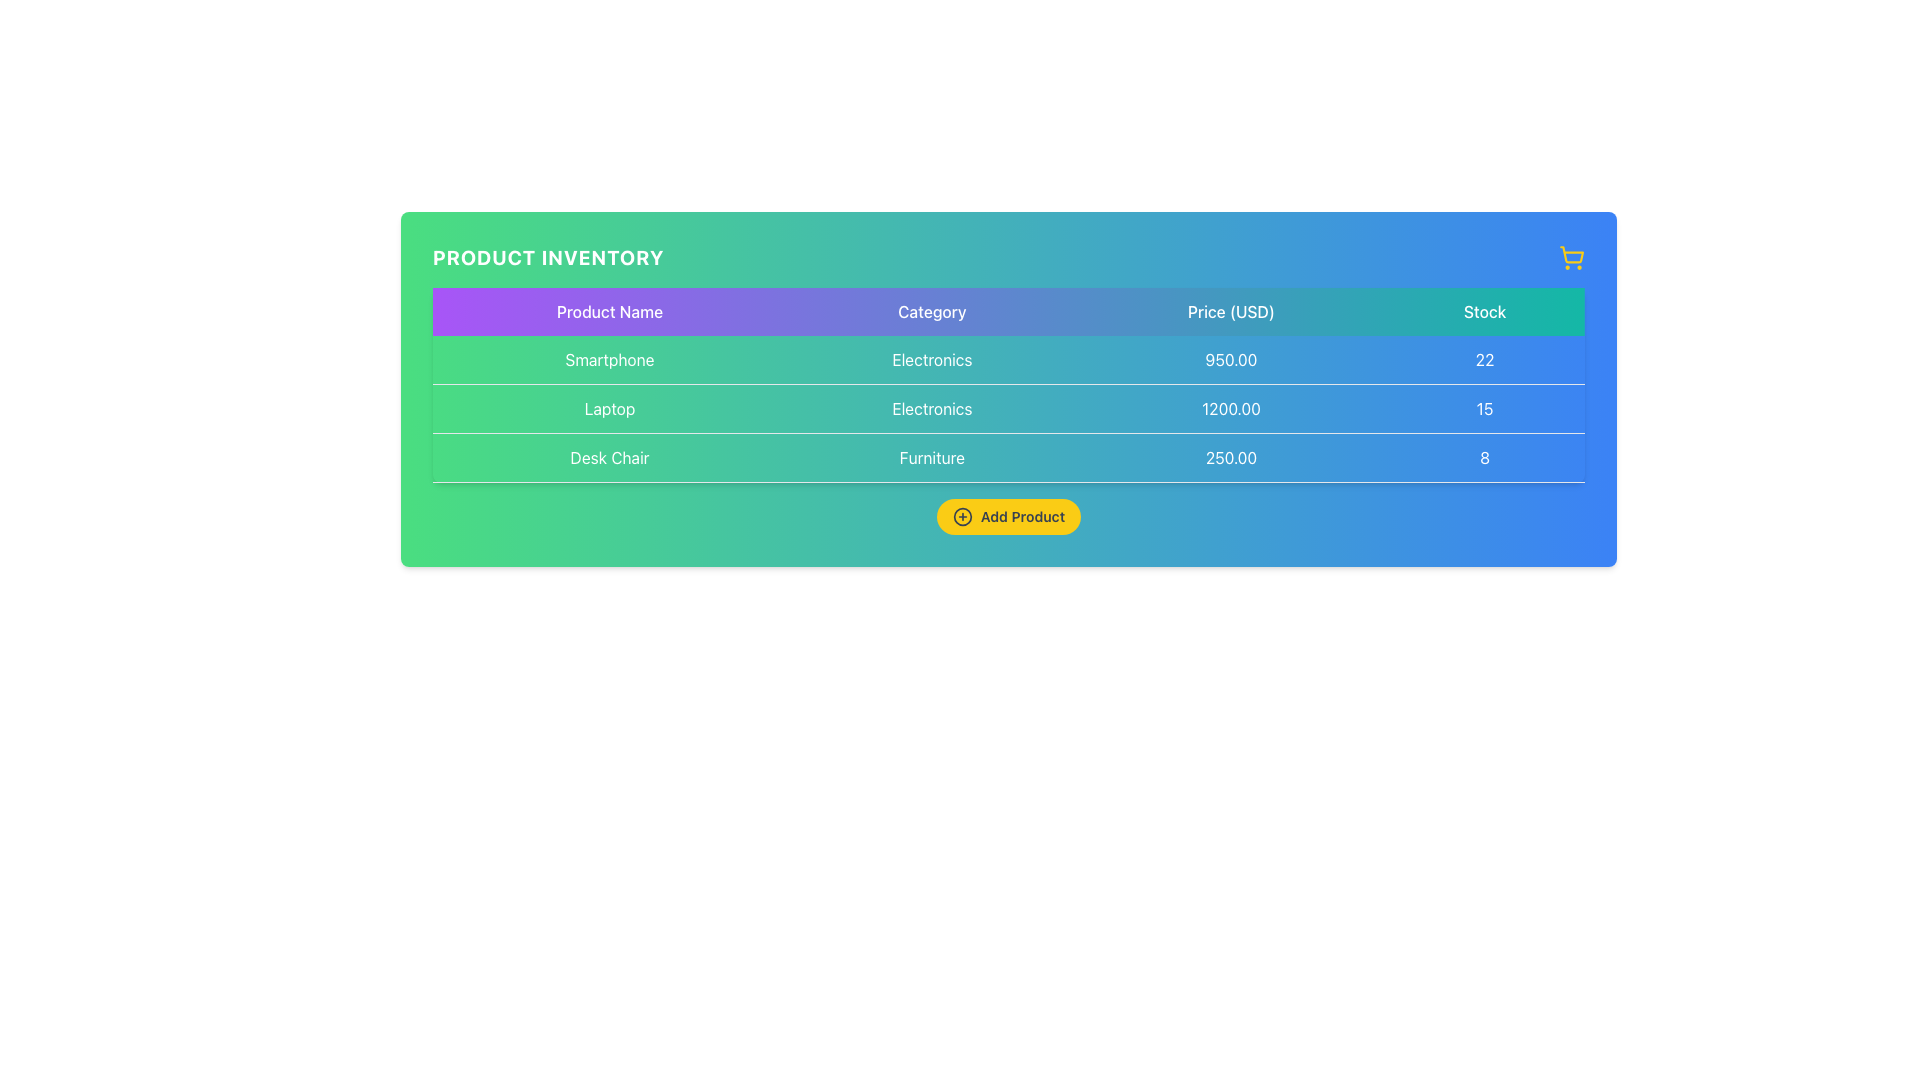 The image size is (1920, 1080). Describe the element at coordinates (1008, 360) in the screenshot. I see `the first row of the product inventory table which displays product details such as name, category, price, and stock quantity` at that location.